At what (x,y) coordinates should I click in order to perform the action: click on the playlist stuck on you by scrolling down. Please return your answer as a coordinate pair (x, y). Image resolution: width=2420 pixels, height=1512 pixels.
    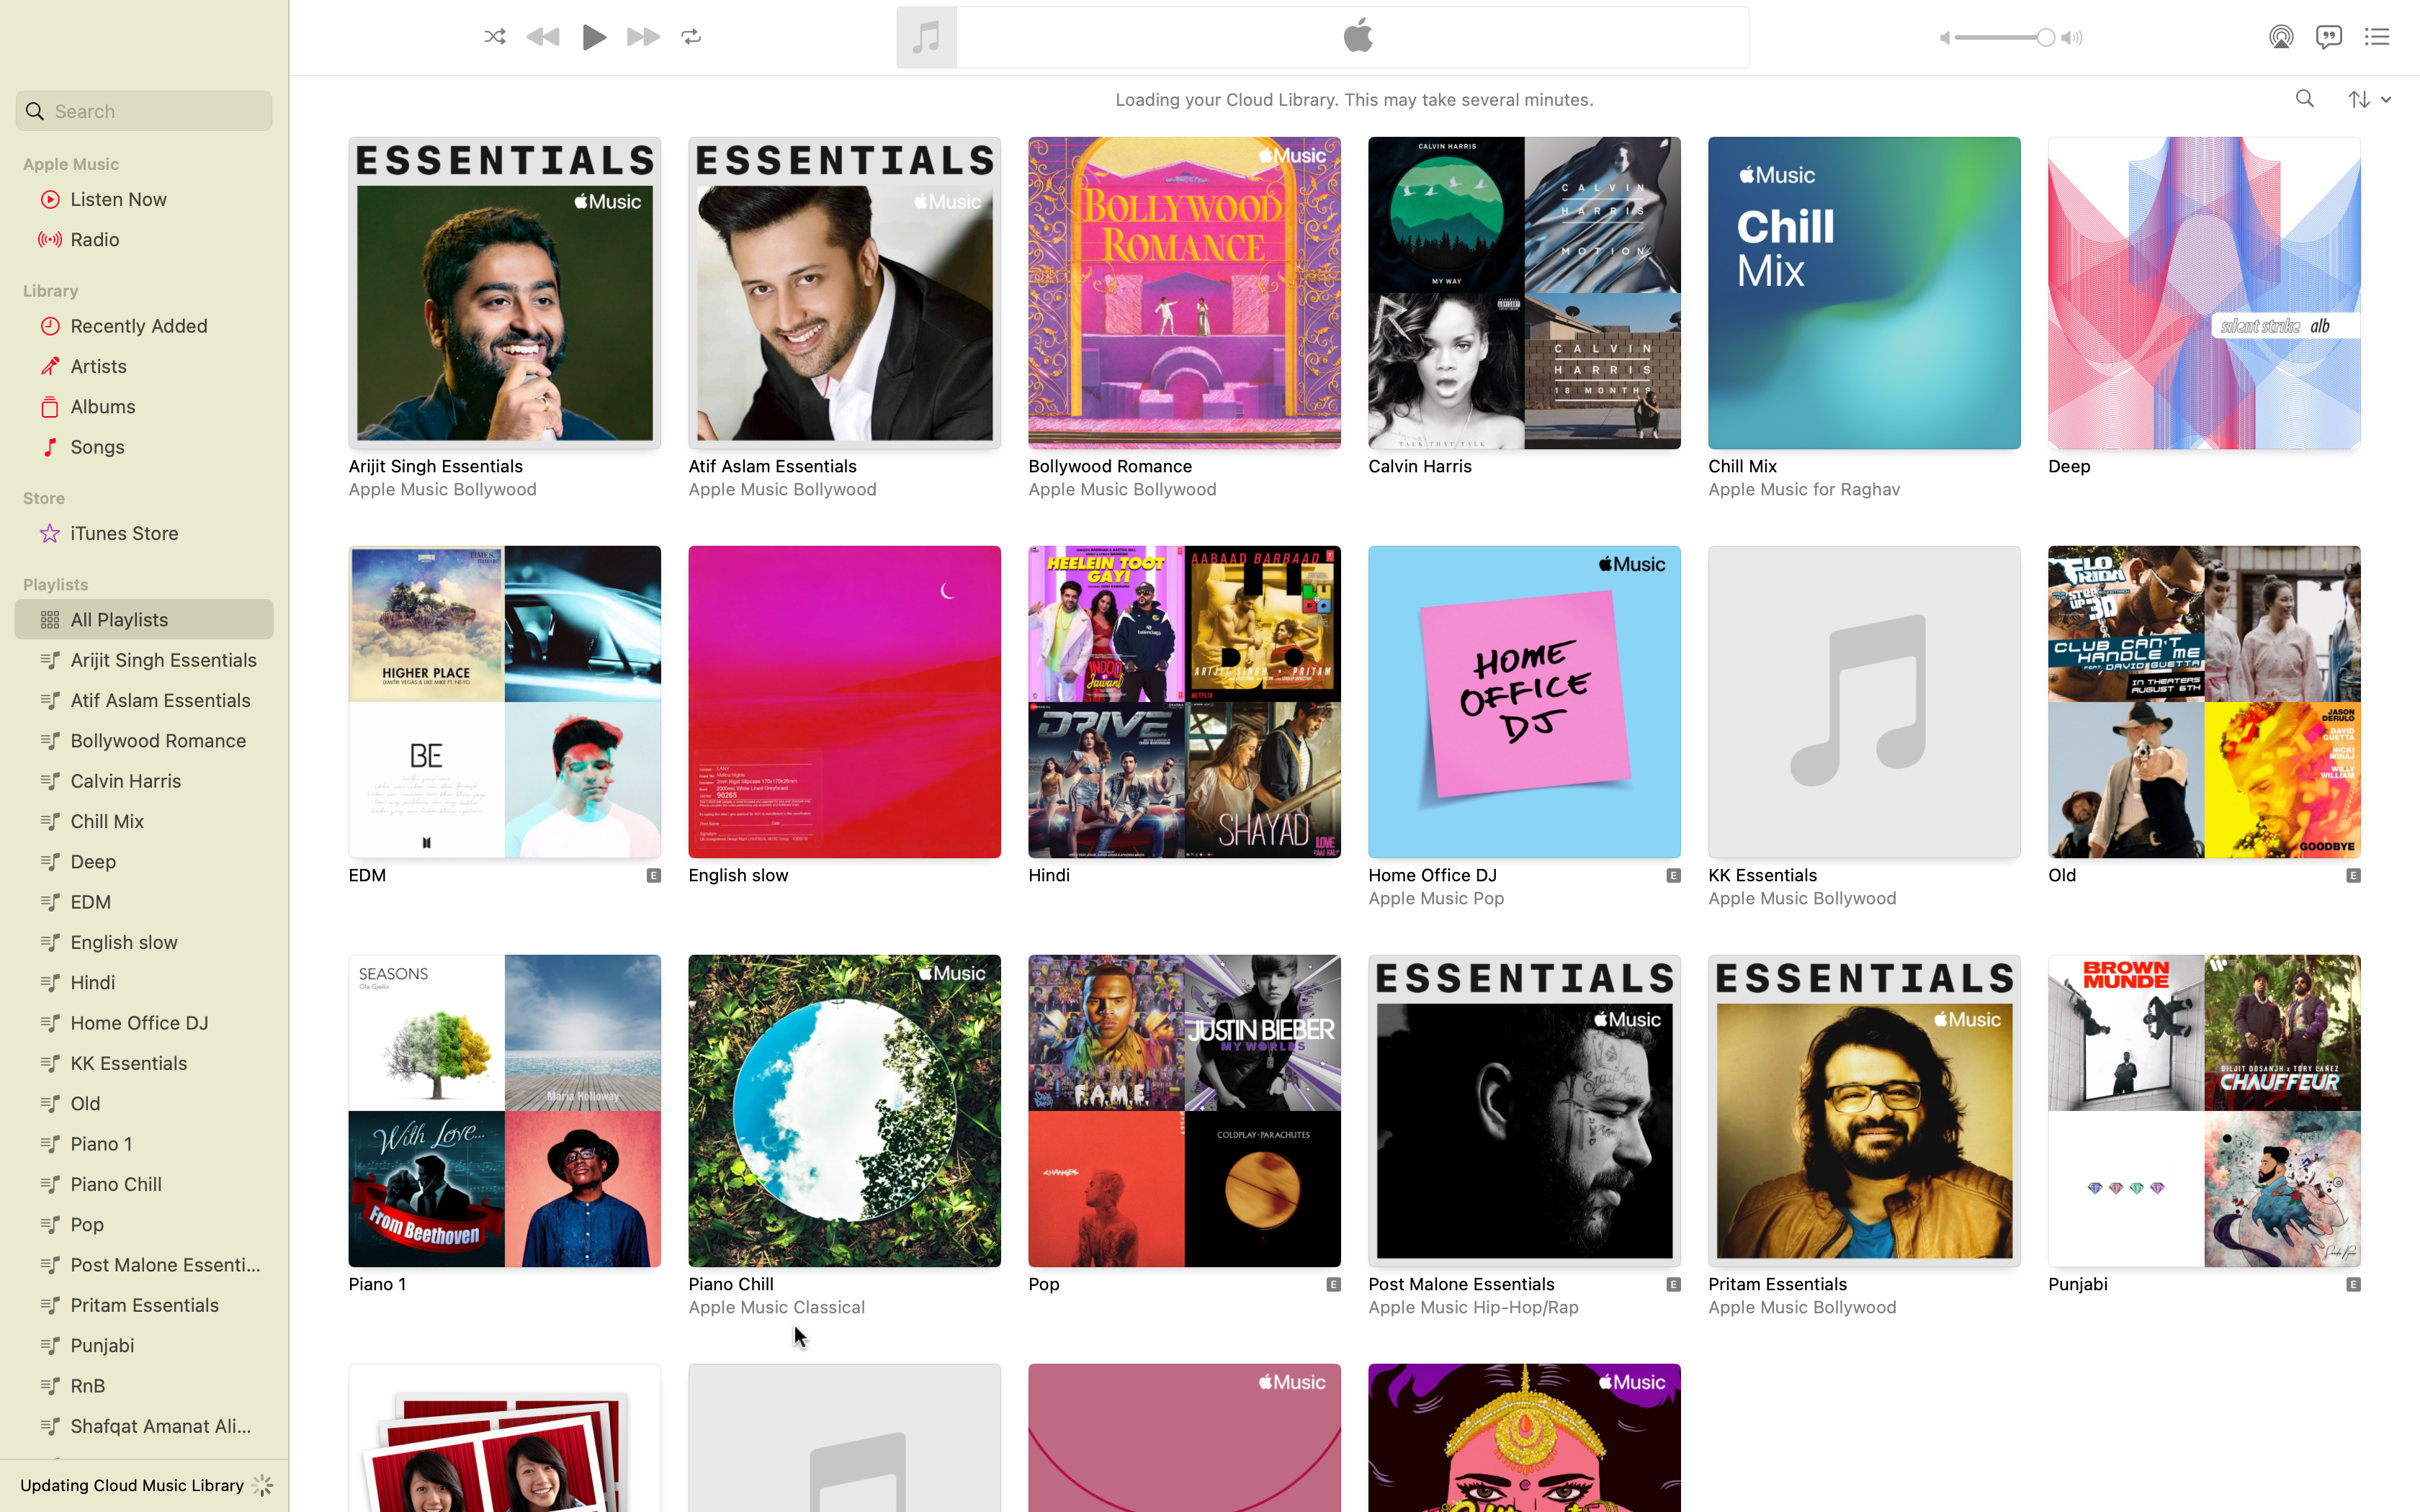
    Looking at the image, I should click on (4560490, 1669248).